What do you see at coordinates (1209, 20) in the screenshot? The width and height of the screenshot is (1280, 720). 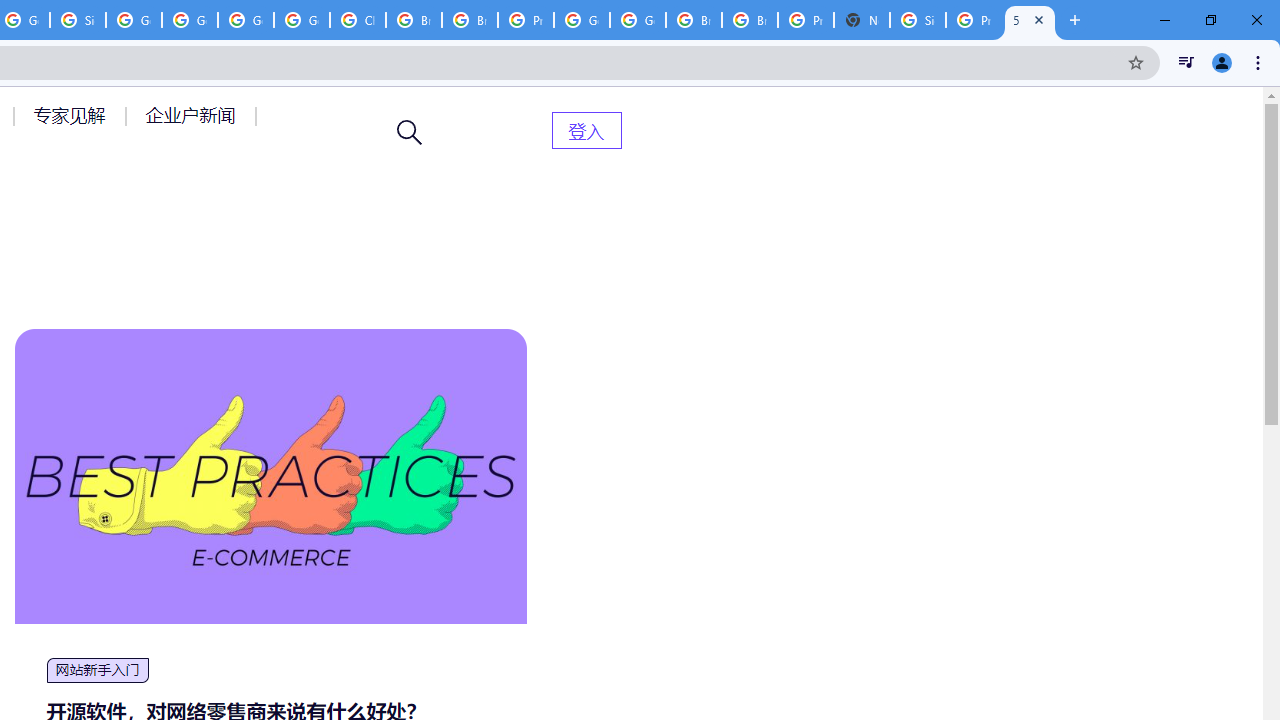 I see `'Restore'` at bounding box center [1209, 20].